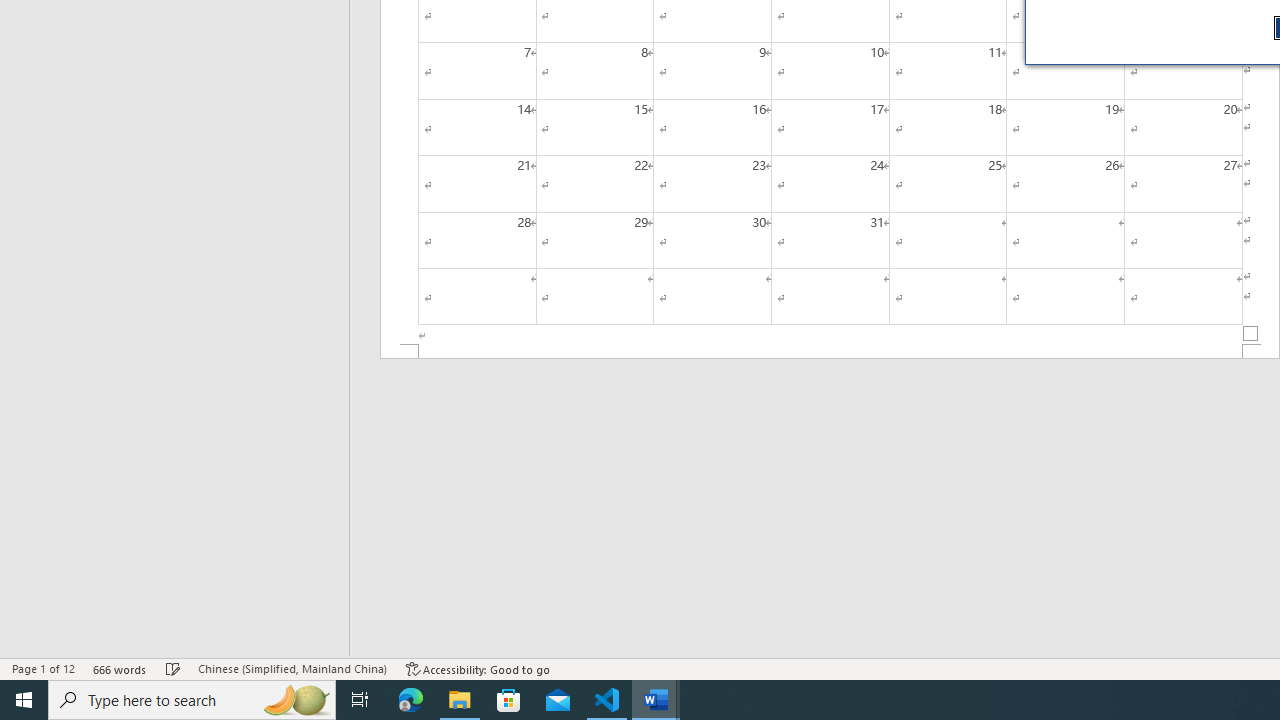 This screenshot has height=720, width=1280. What do you see at coordinates (43, 669) in the screenshot?
I see `'Page Number Page 1 of 12'` at bounding box center [43, 669].